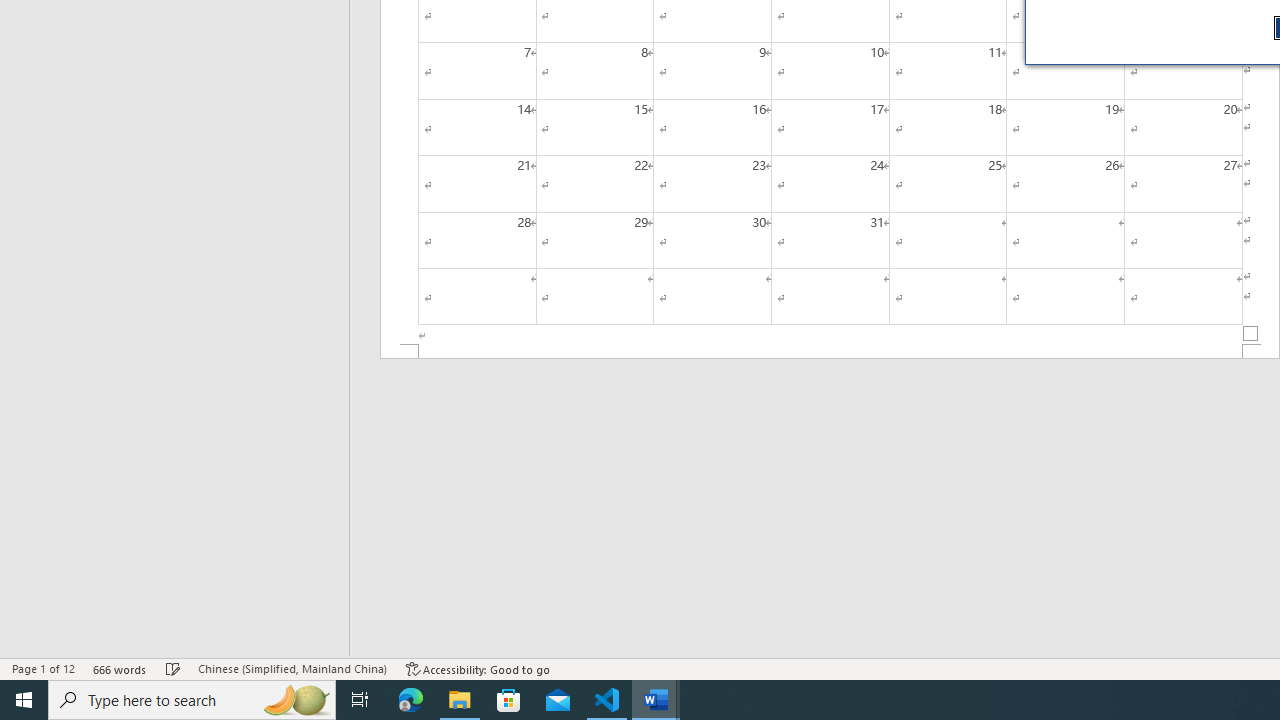 This screenshot has height=720, width=1280. What do you see at coordinates (43, 669) in the screenshot?
I see `'Page Number Page 1 of 12'` at bounding box center [43, 669].